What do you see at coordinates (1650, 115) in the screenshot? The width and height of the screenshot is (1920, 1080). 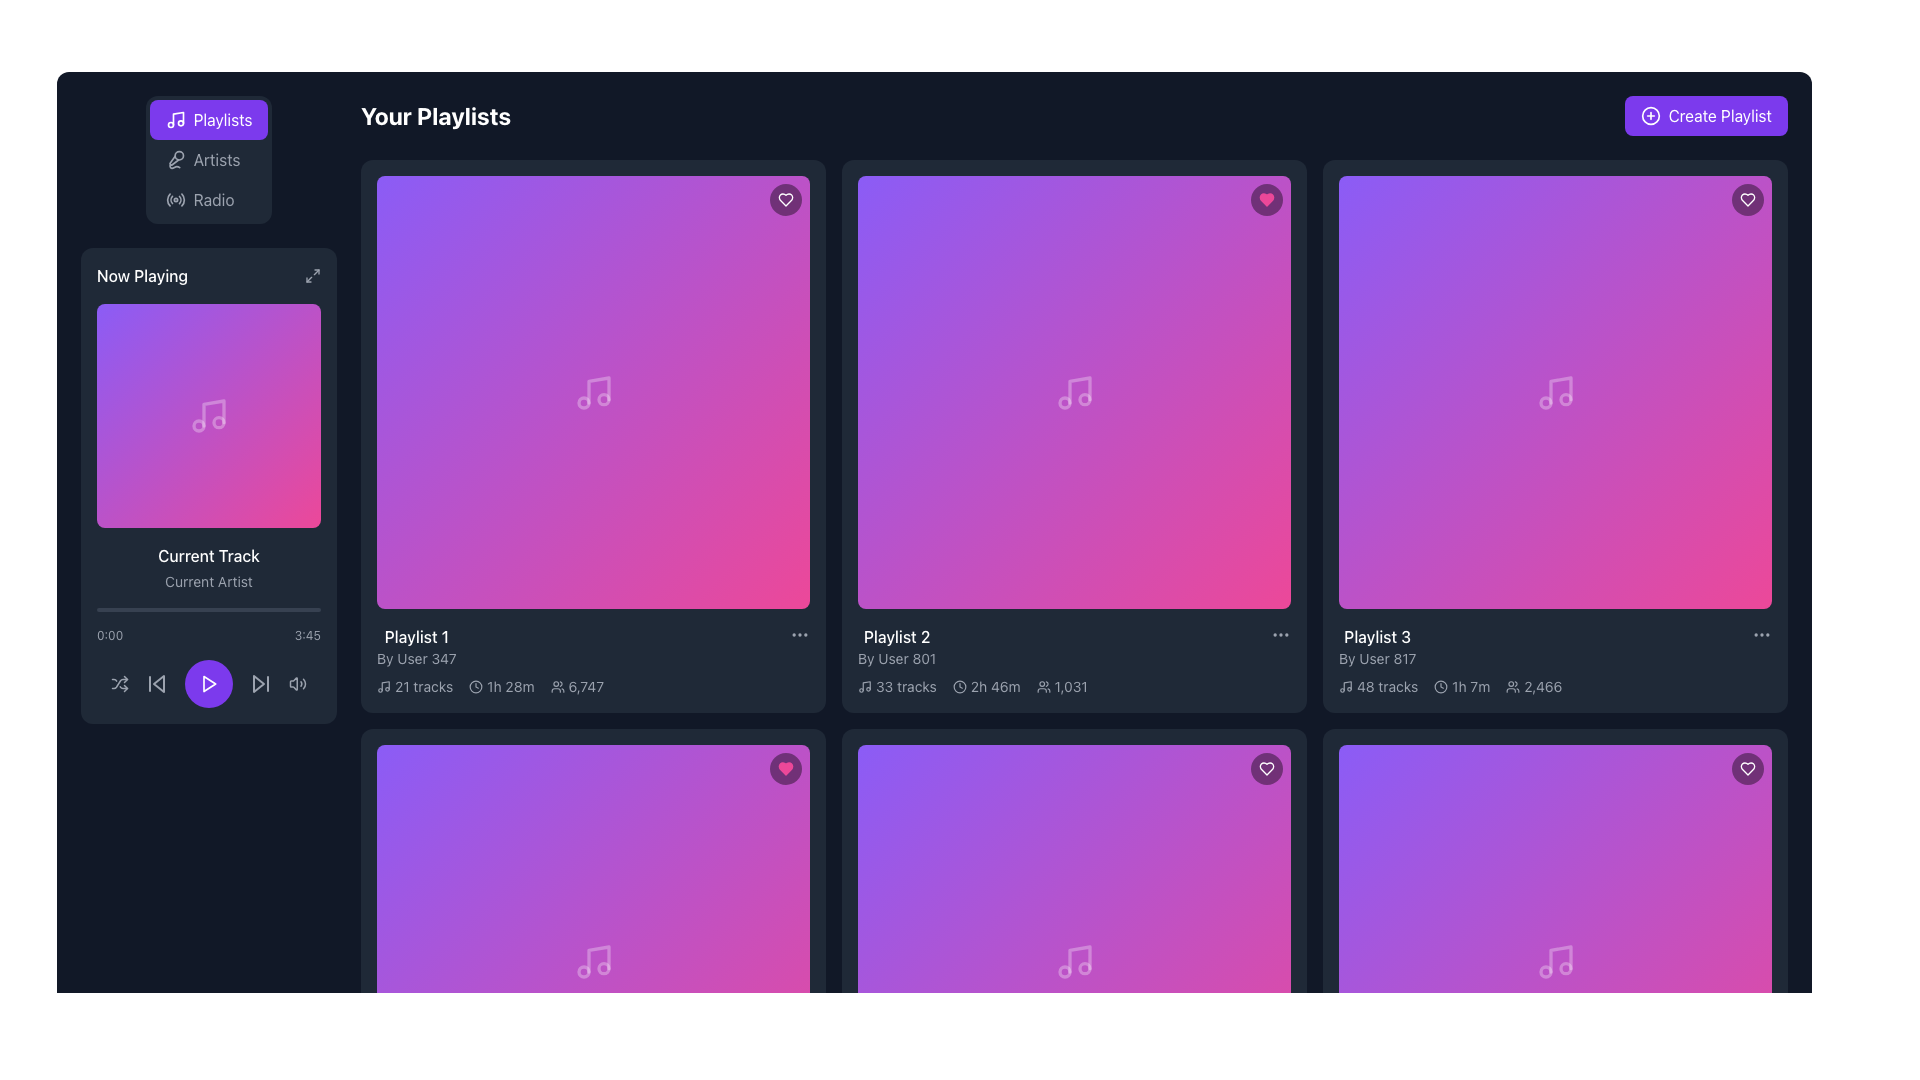 I see `the 'Create Playlist' button icon located in the top-right corner of the interface to signify the action of creating a new playlist` at bounding box center [1650, 115].